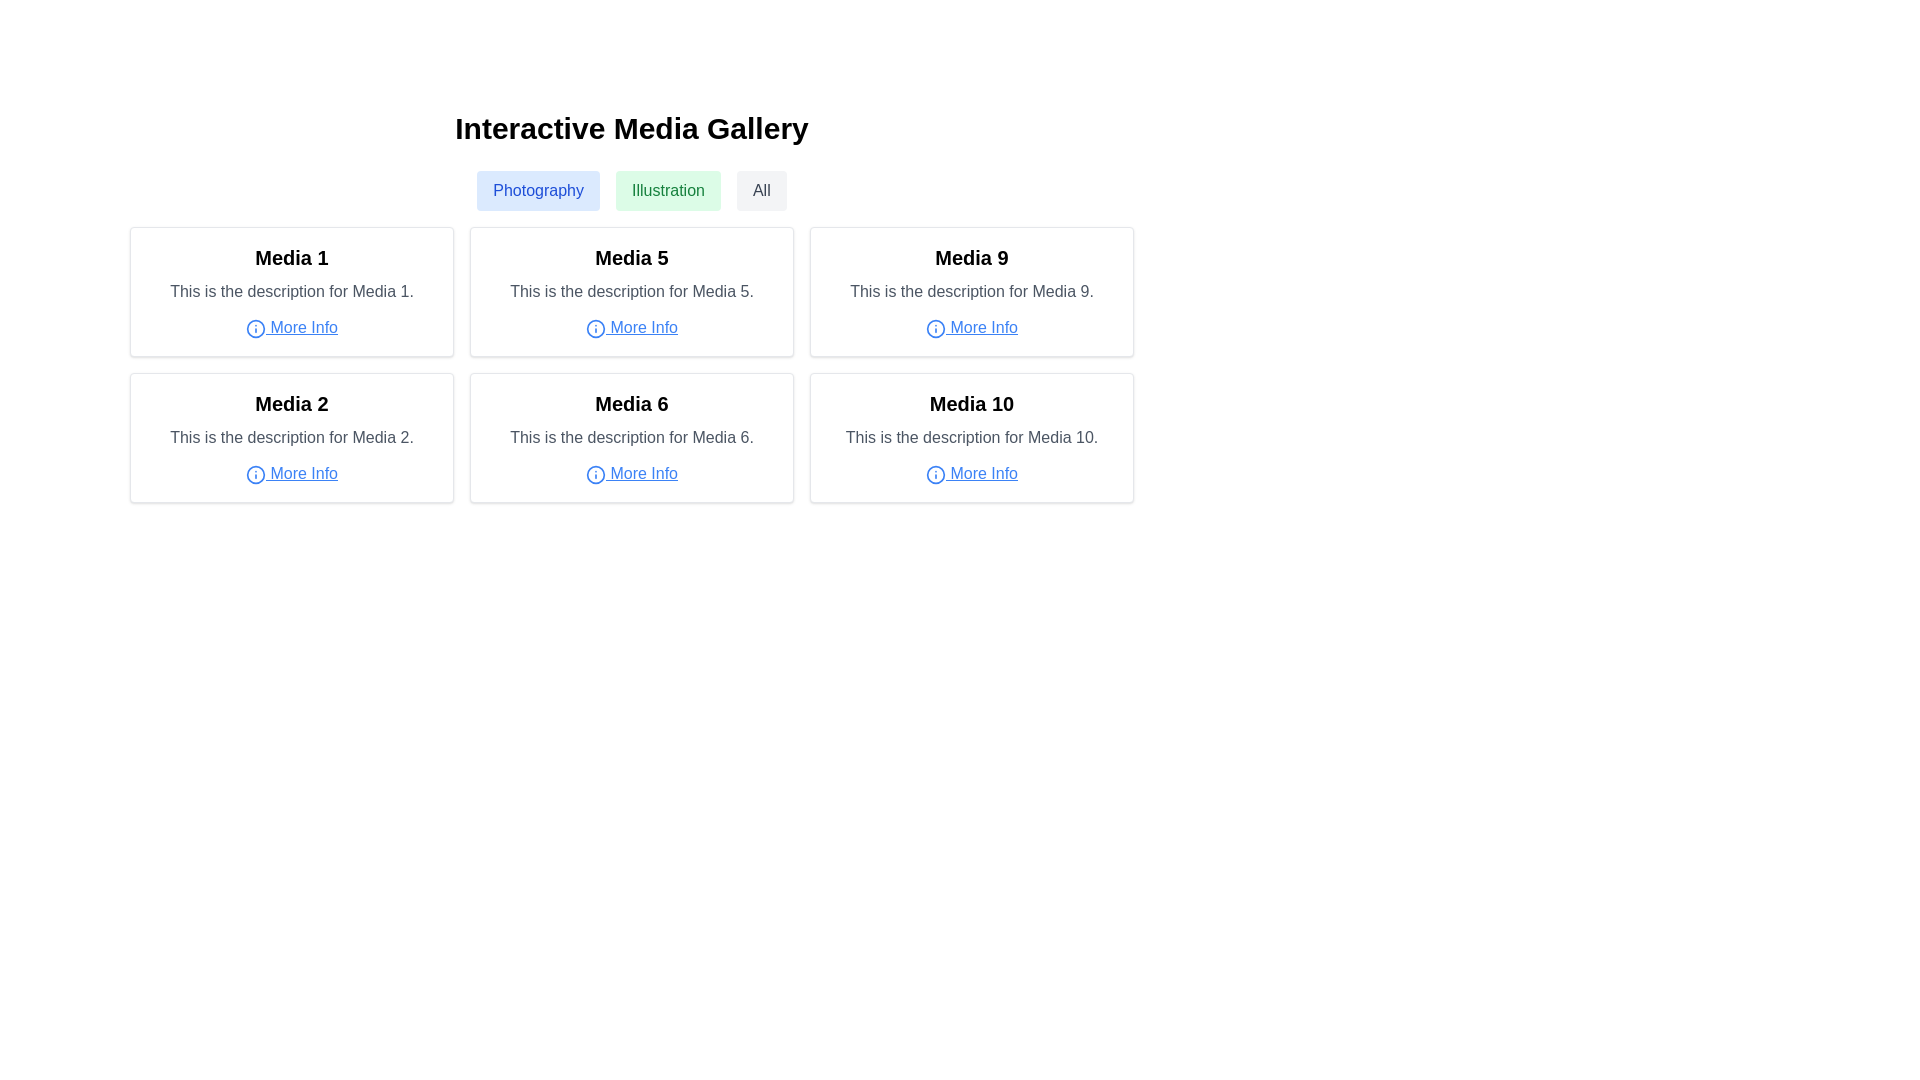  I want to click on the 'Illustration' section of the centered button group in the 'Interactive Media Gallery' to filter content, so click(631, 191).